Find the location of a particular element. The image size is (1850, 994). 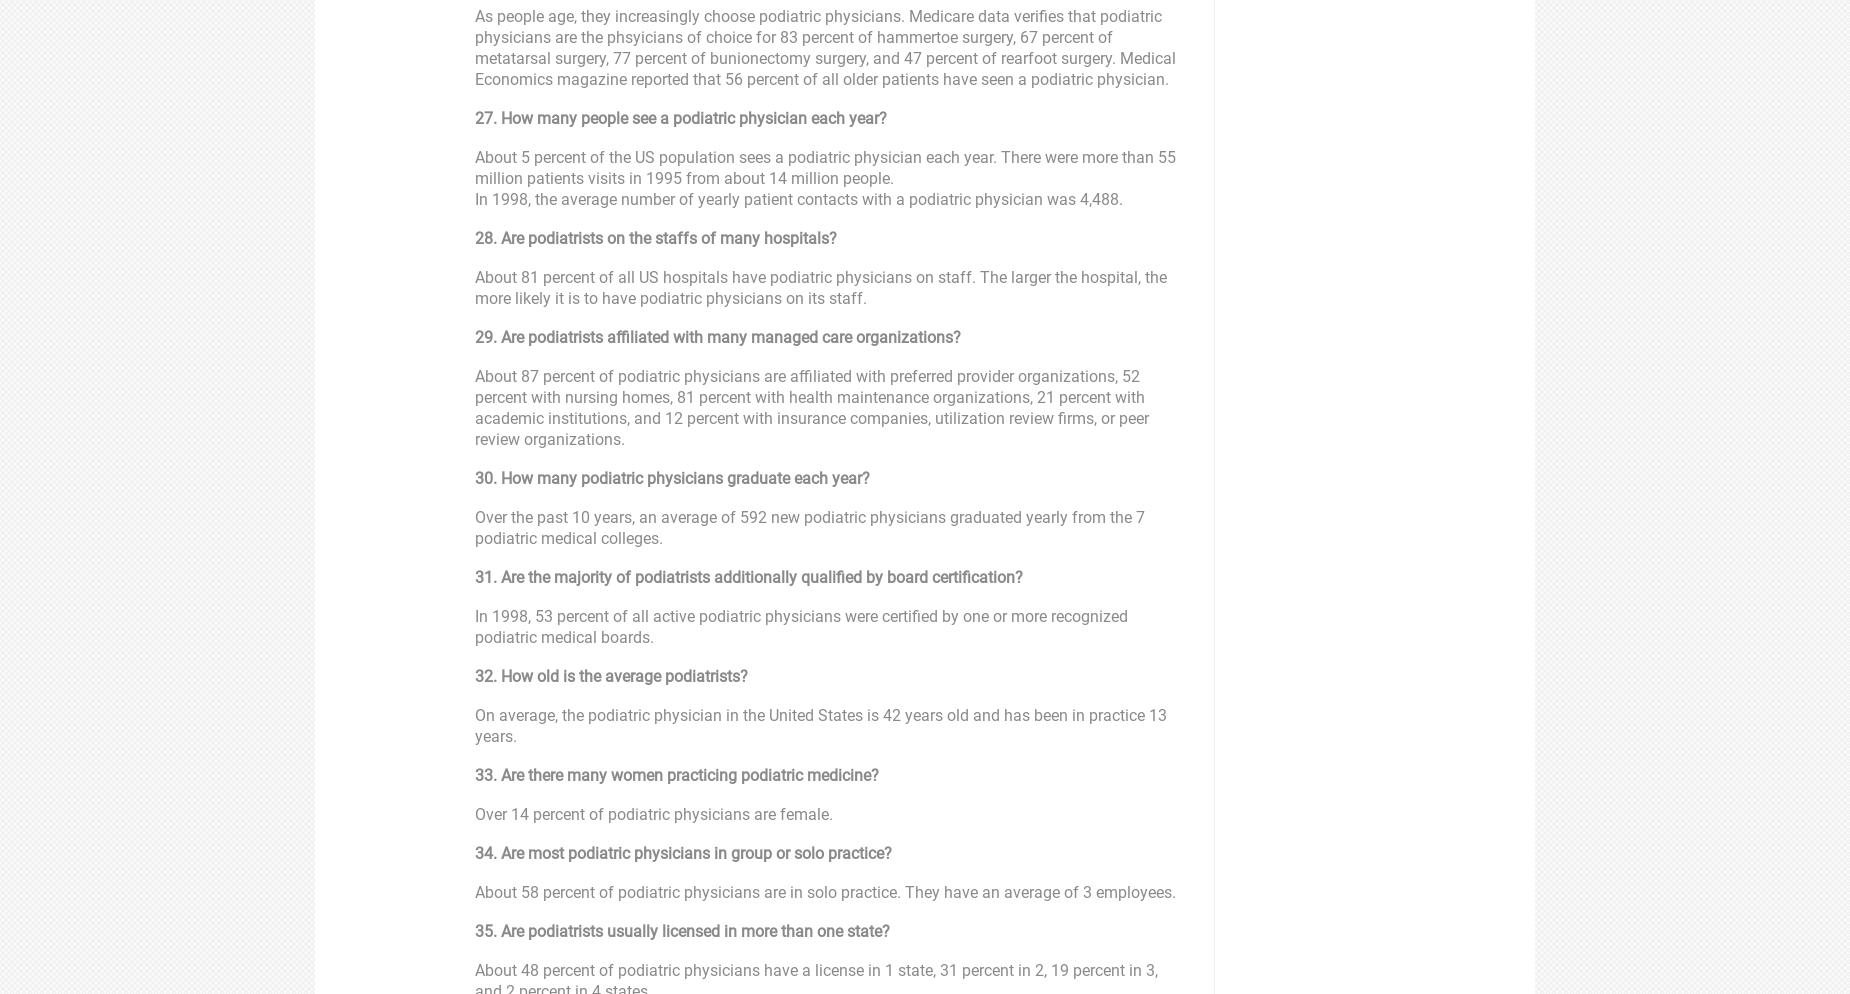

'31. Are the majority of podiatrists additionally qualified by board certification?' is located at coordinates (749, 577).